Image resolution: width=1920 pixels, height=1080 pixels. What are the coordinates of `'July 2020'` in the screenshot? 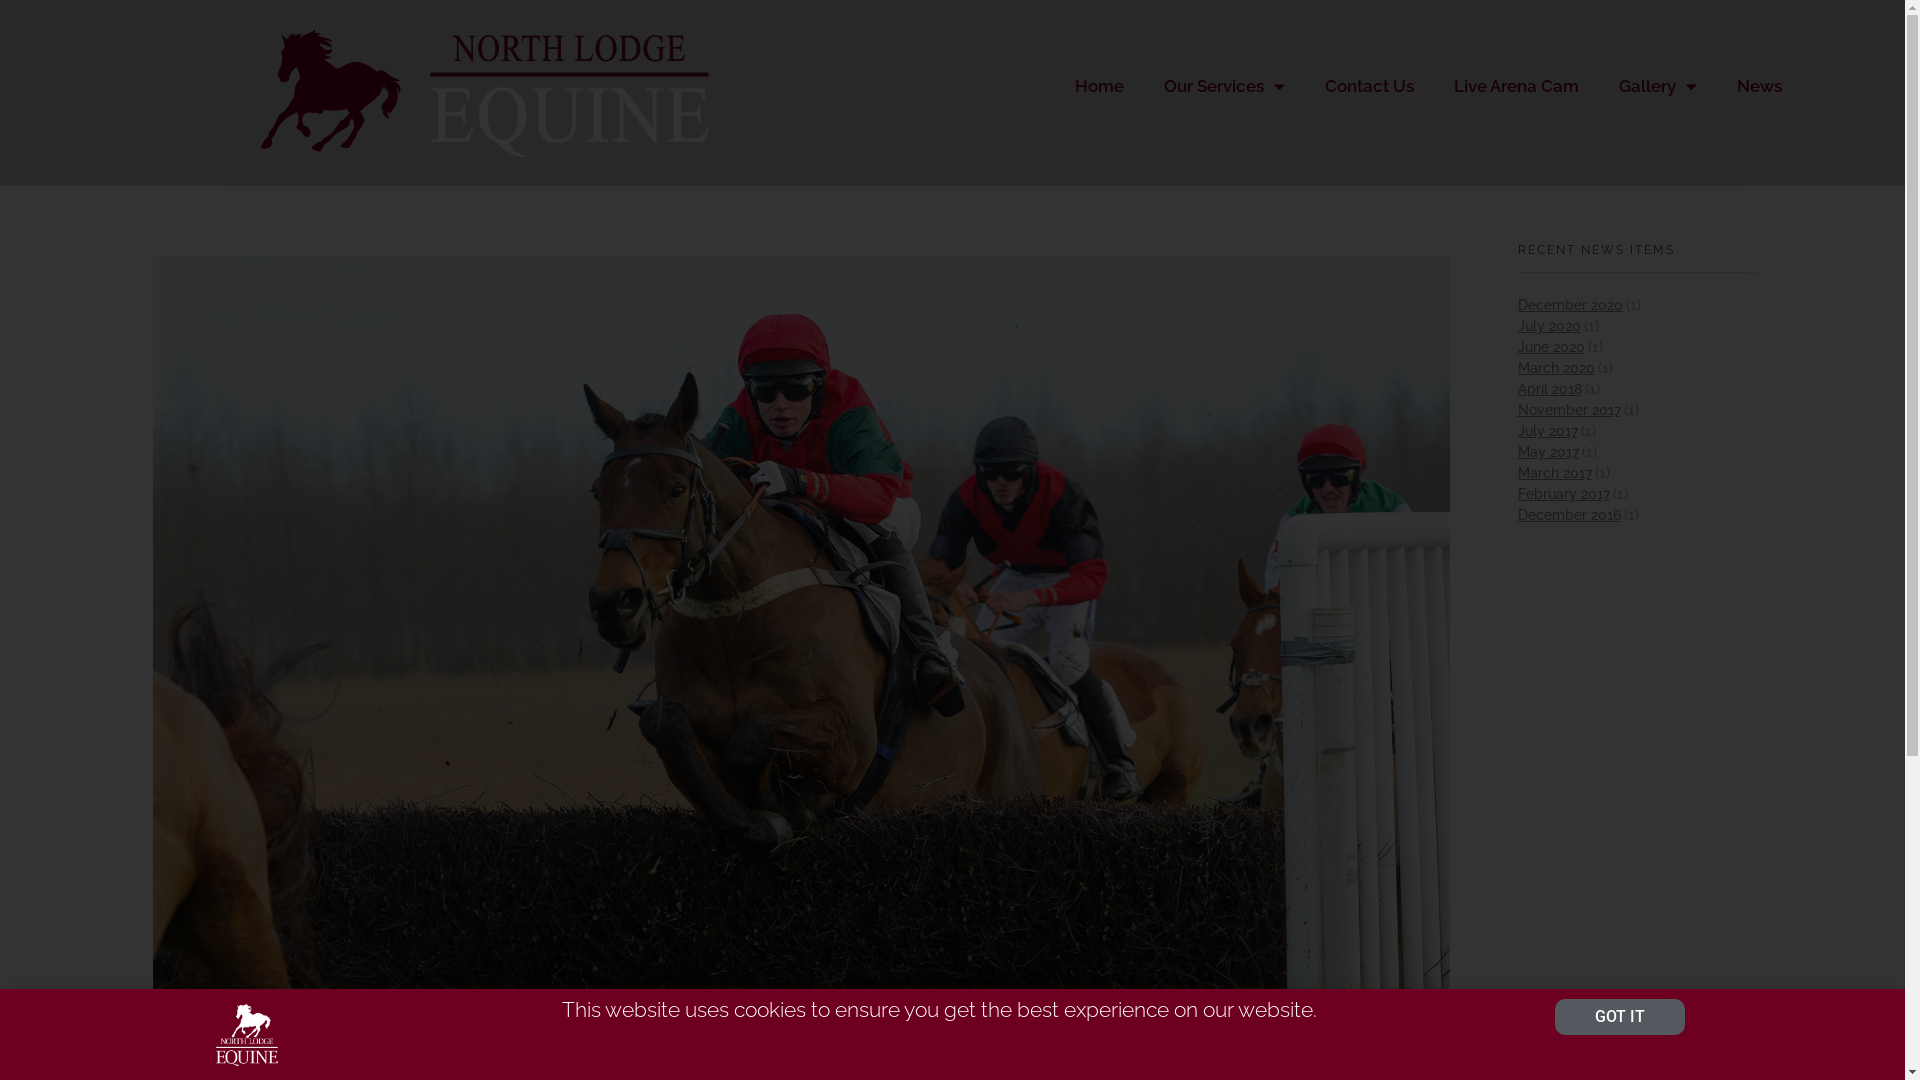 It's located at (1517, 325).